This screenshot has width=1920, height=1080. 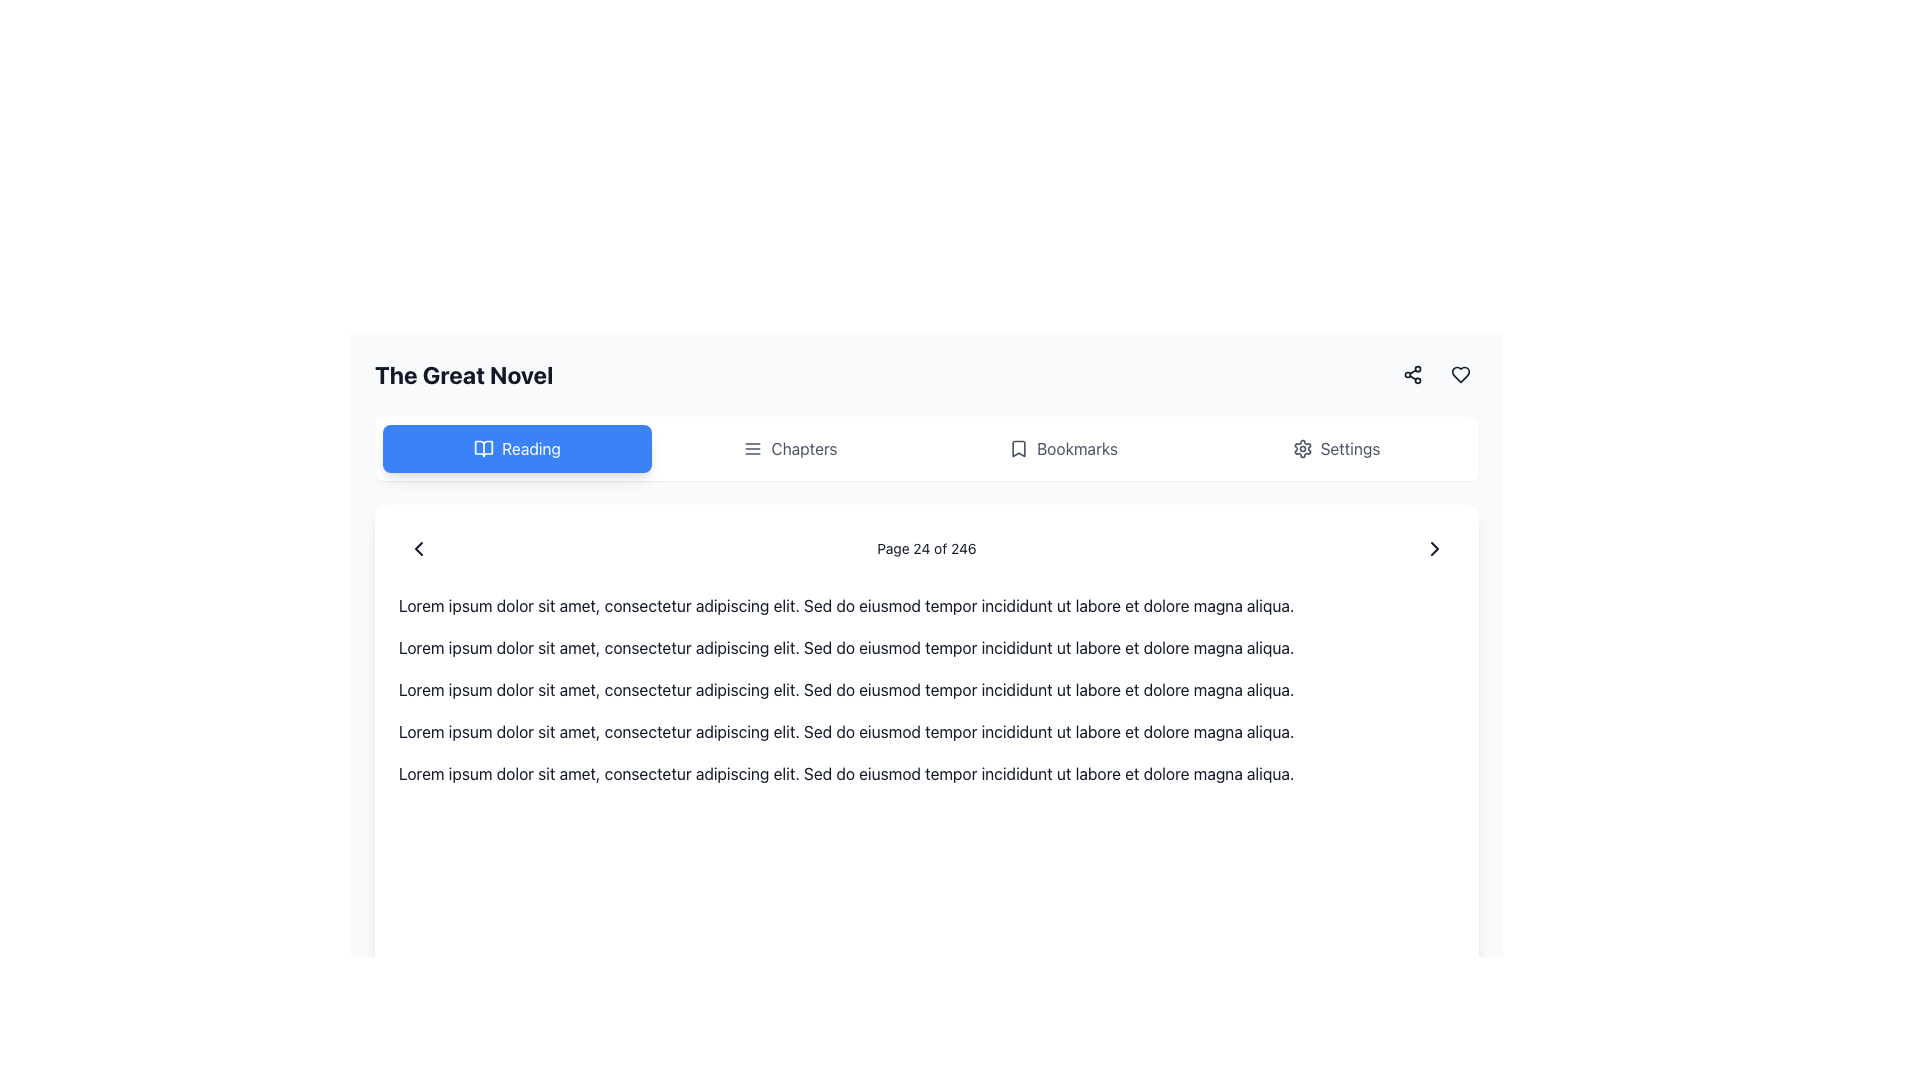 I want to click on the 'Settings' icon located in the upper-right corner of the interface, so click(x=1302, y=447).